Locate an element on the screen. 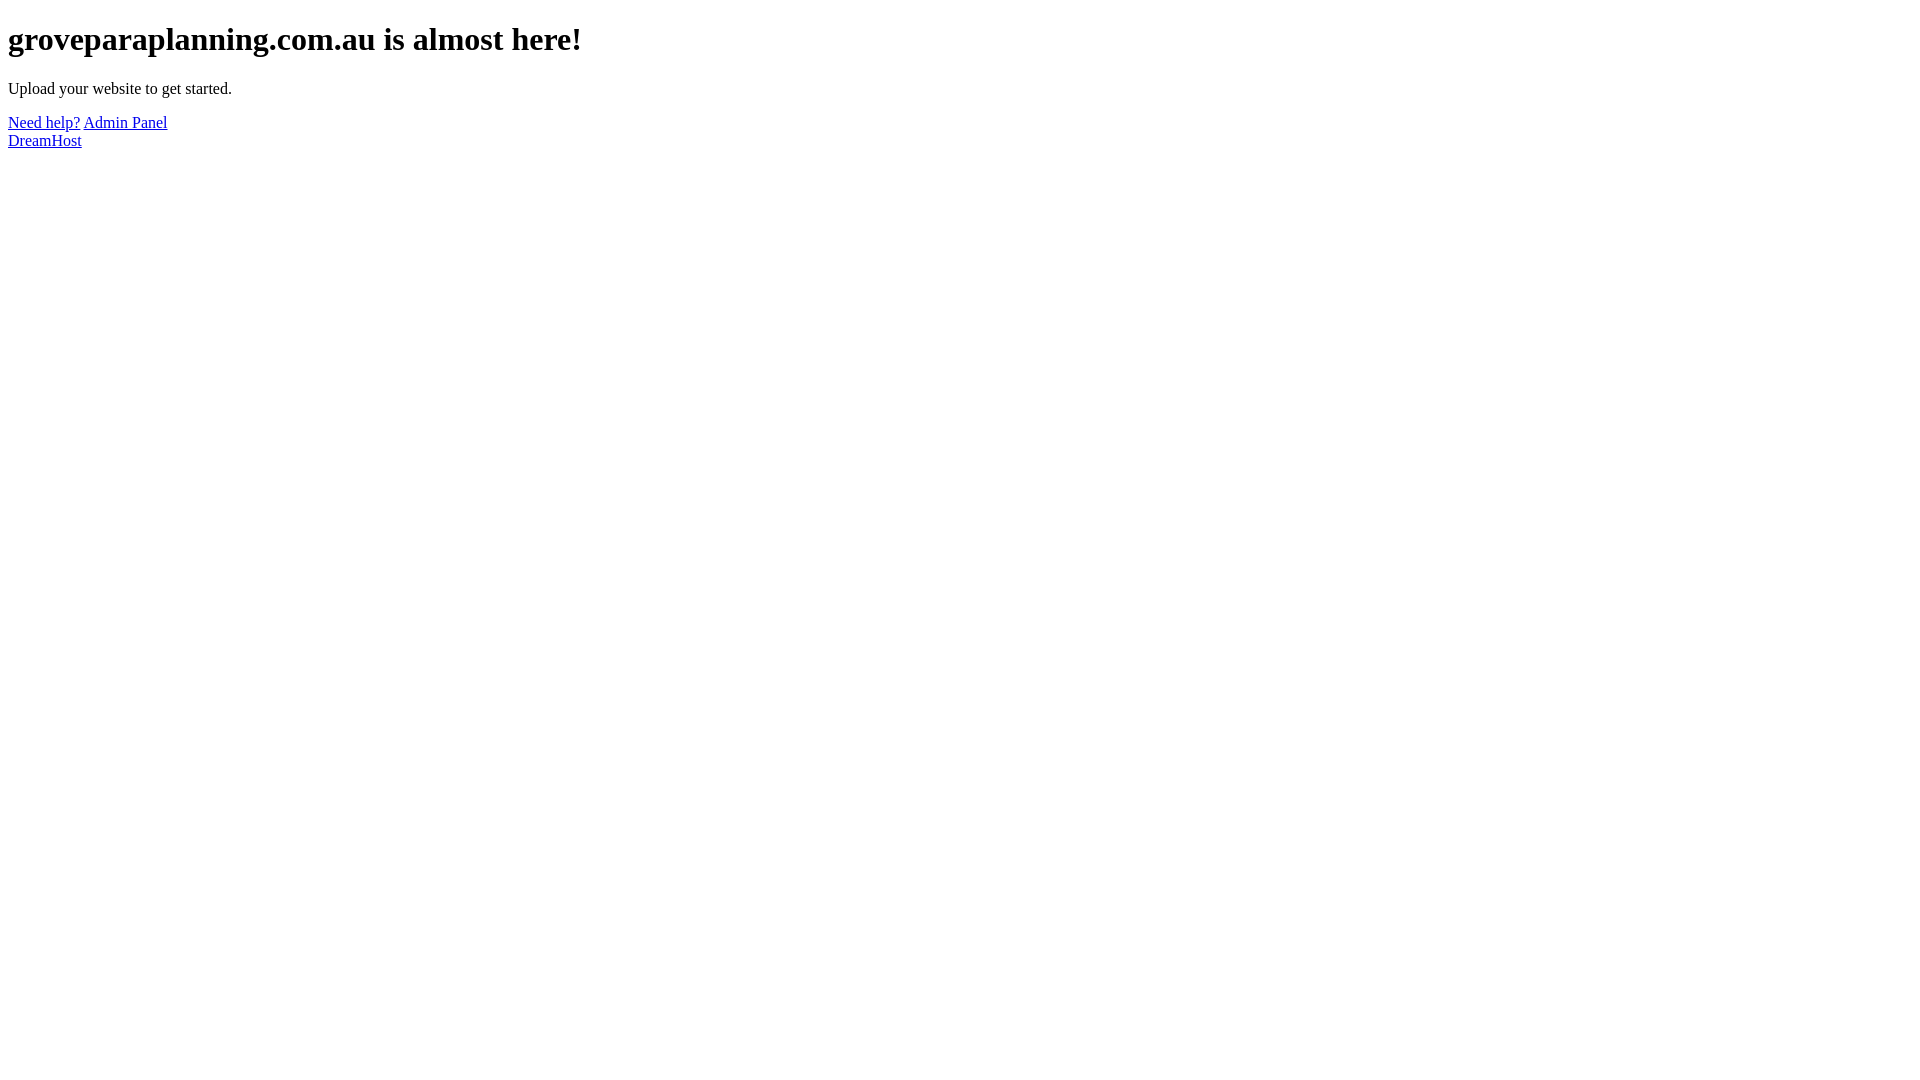 This screenshot has width=1920, height=1080. 'DreamHost' is located at coordinates (44, 139).